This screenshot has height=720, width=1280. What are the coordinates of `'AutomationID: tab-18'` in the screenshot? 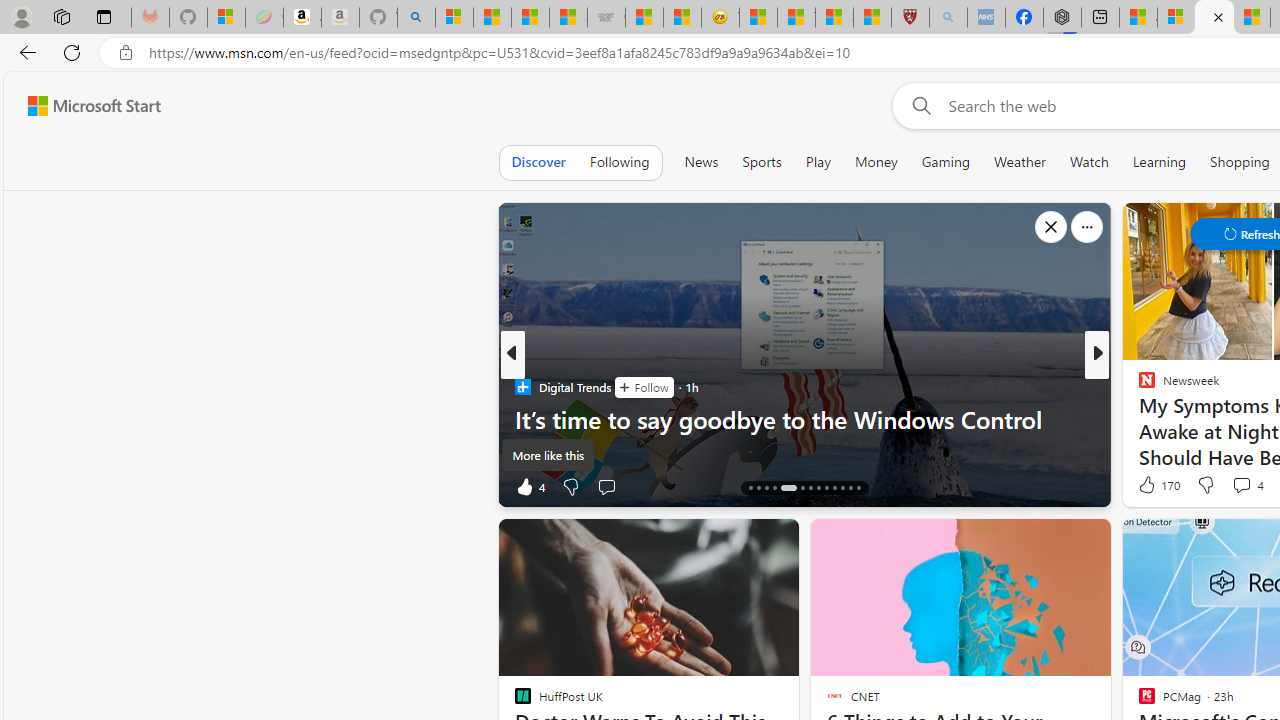 It's located at (787, 488).